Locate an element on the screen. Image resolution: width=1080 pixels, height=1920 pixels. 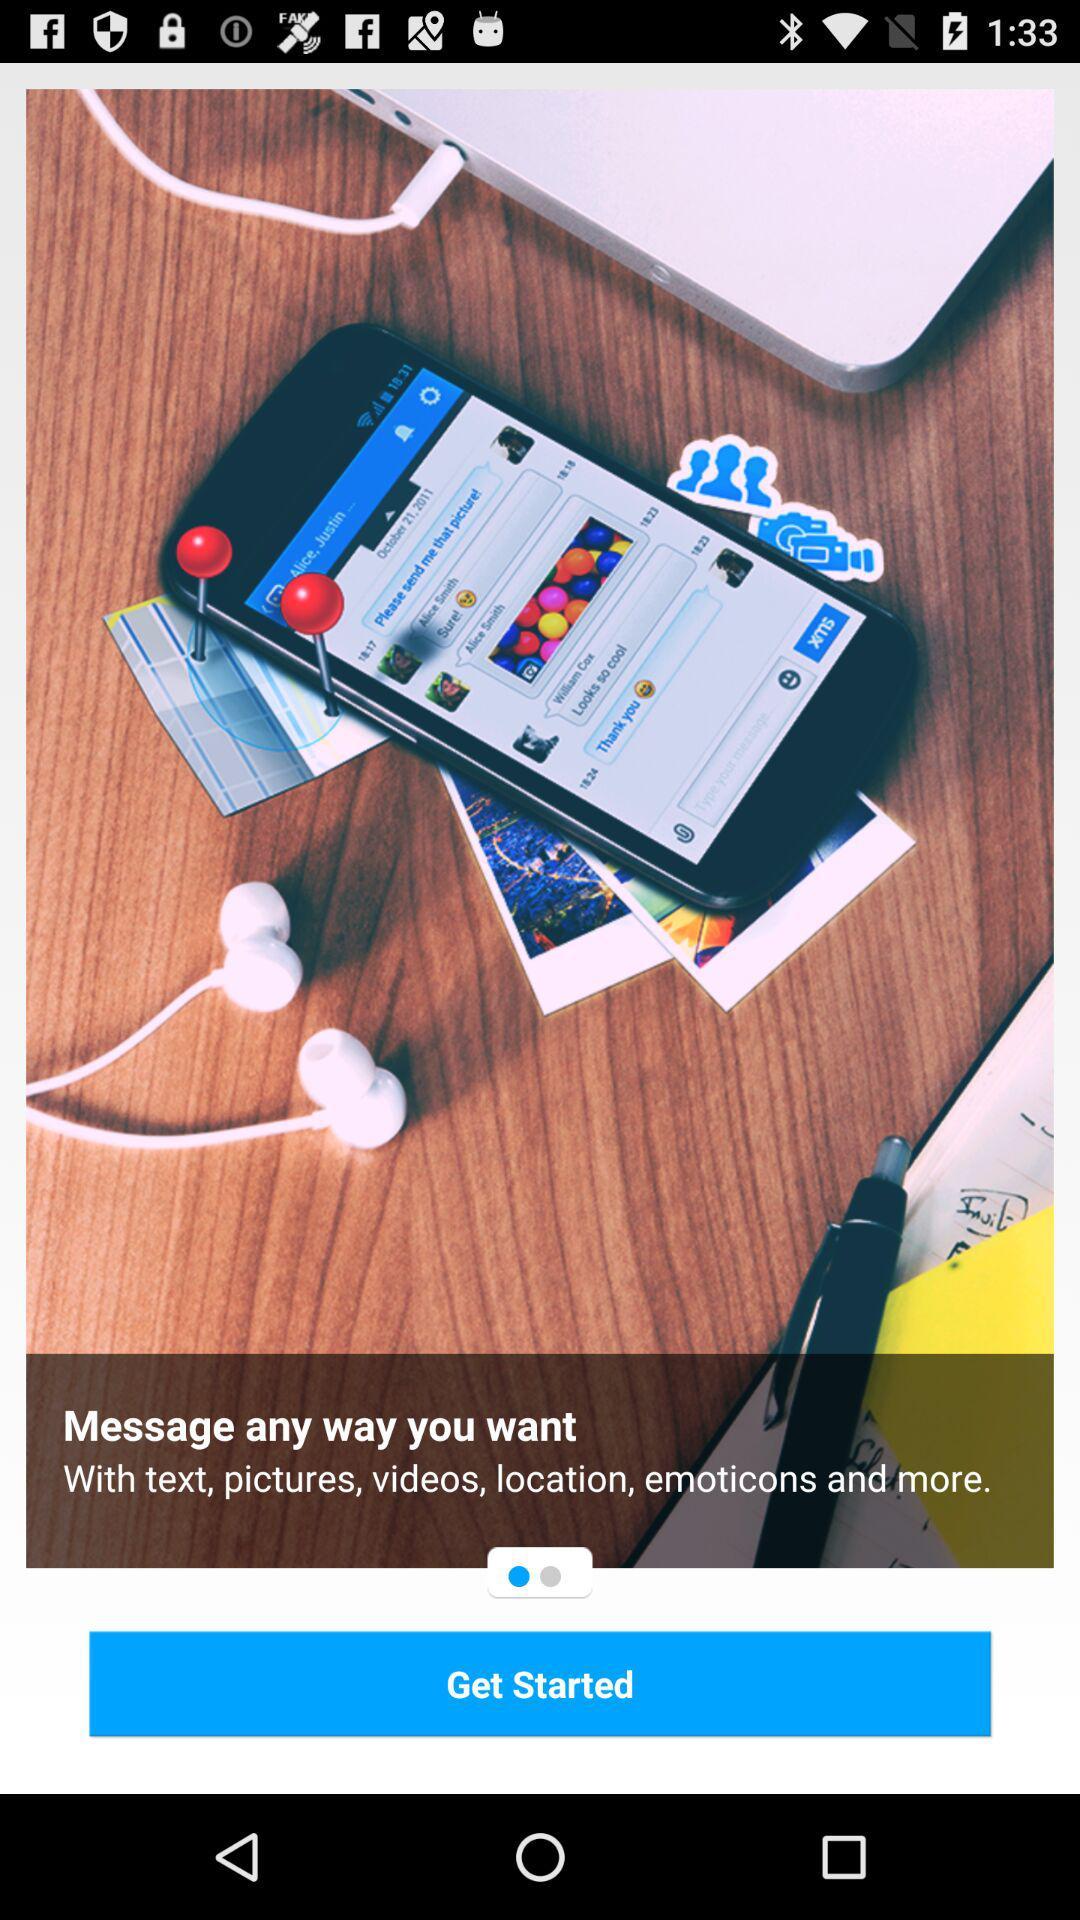
the get started item is located at coordinates (540, 1682).